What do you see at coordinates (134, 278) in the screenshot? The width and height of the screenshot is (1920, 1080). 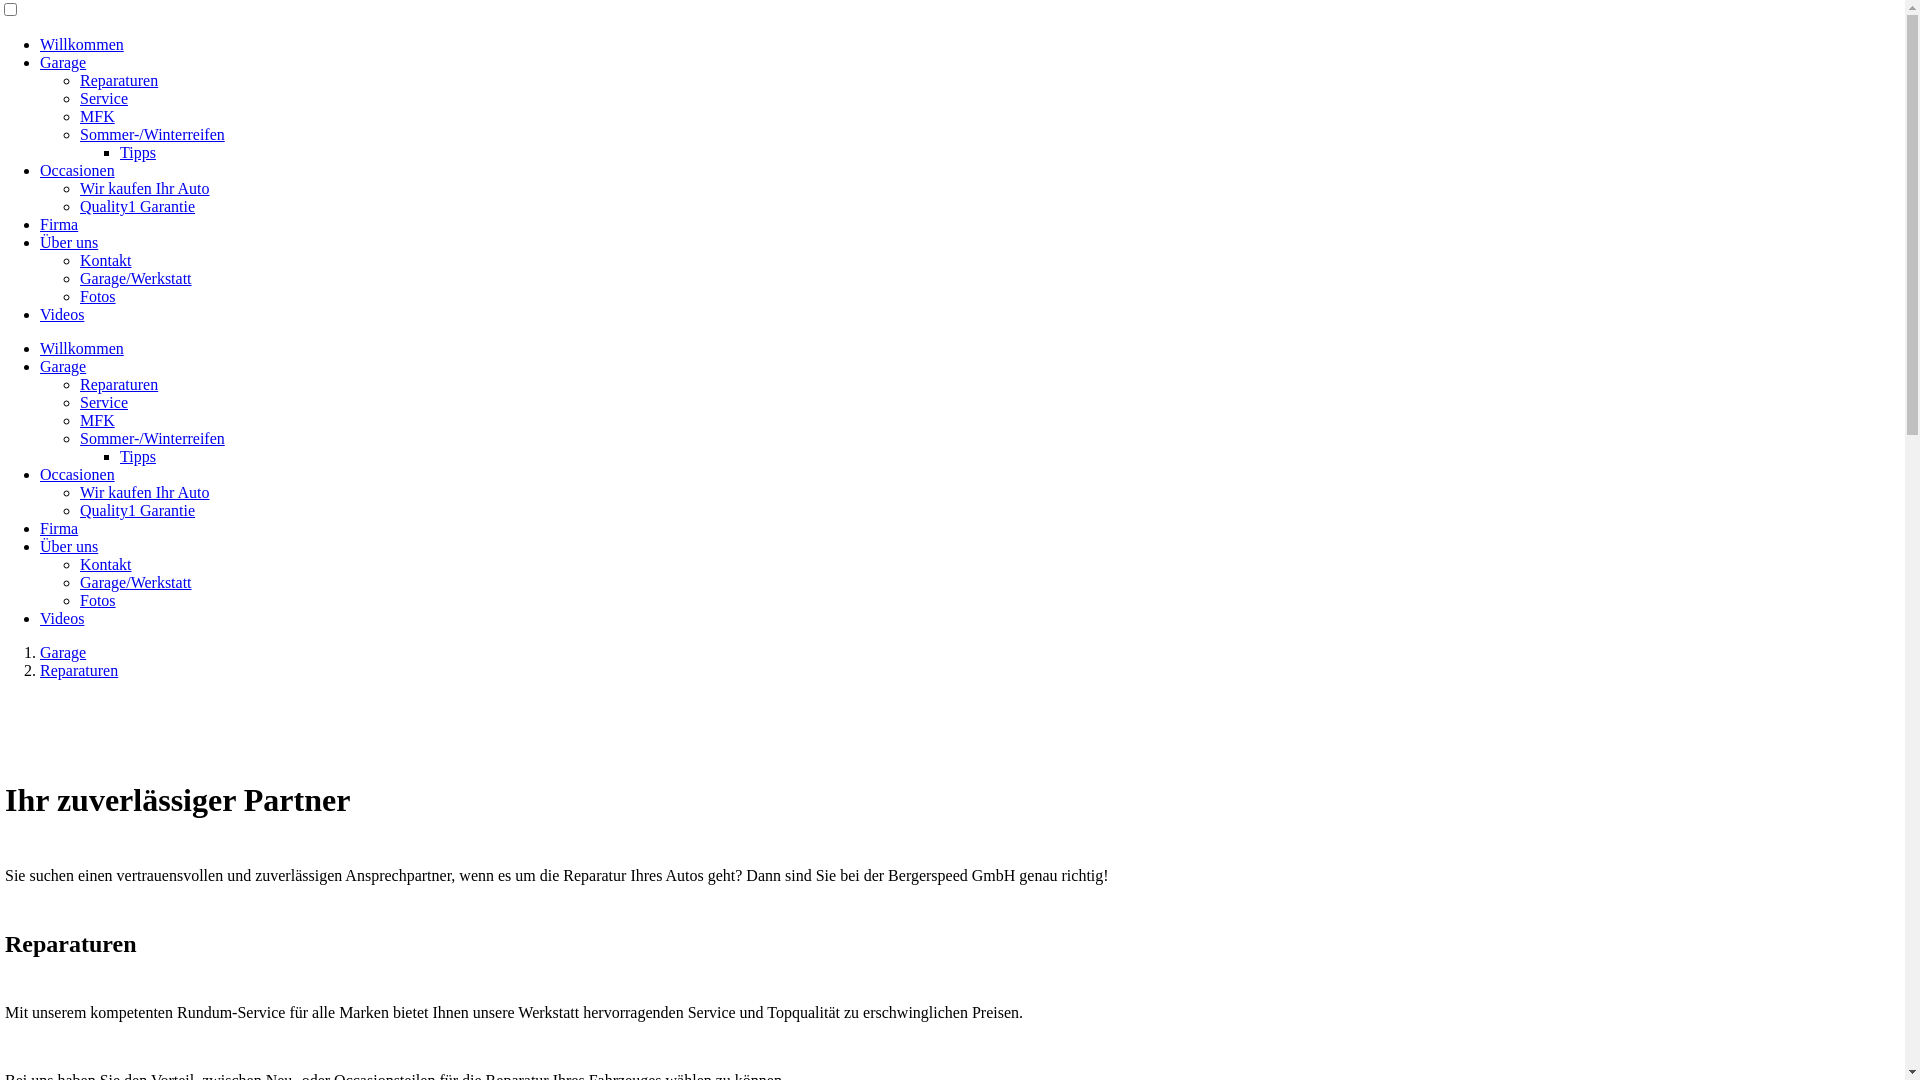 I see `'Garage/Werkstatt'` at bounding box center [134, 278].